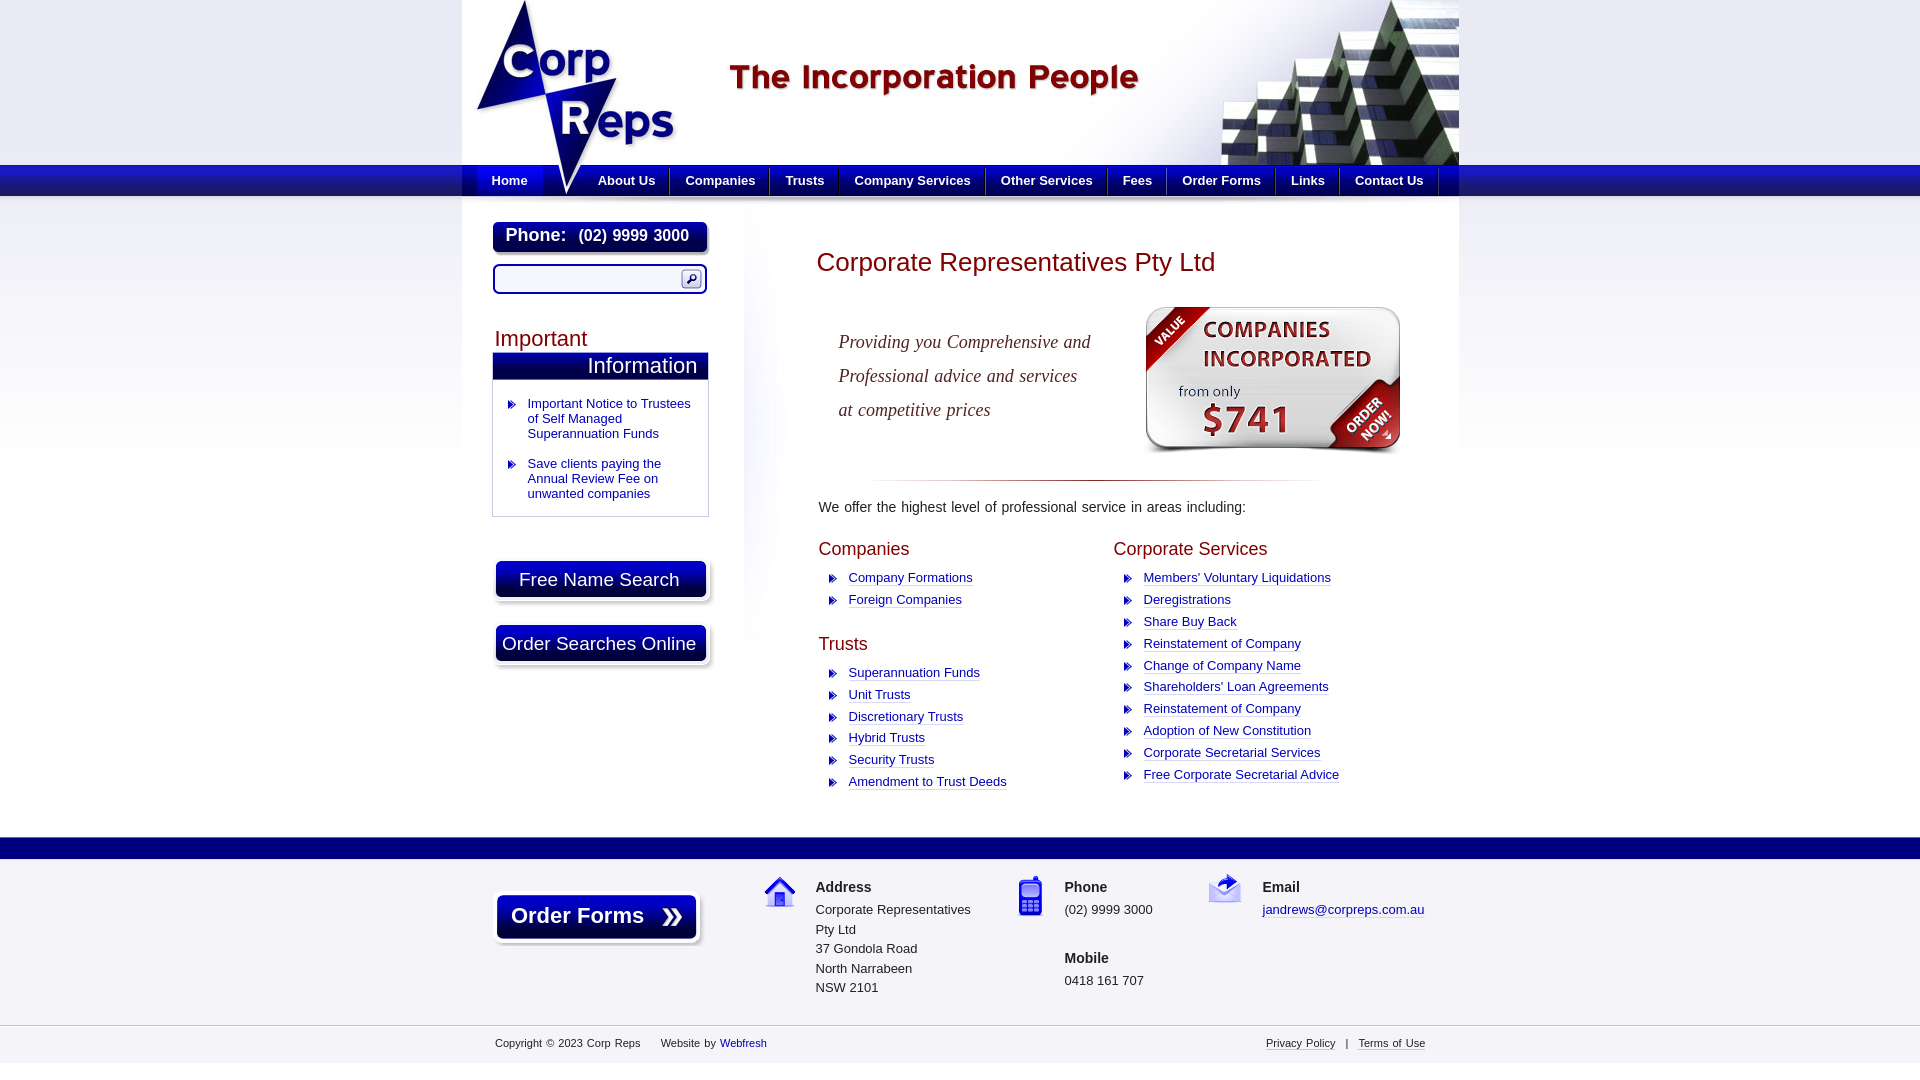 This screenshot has width=1920, height=1080. I want to click on 'Company Formations', so click(848, 578).